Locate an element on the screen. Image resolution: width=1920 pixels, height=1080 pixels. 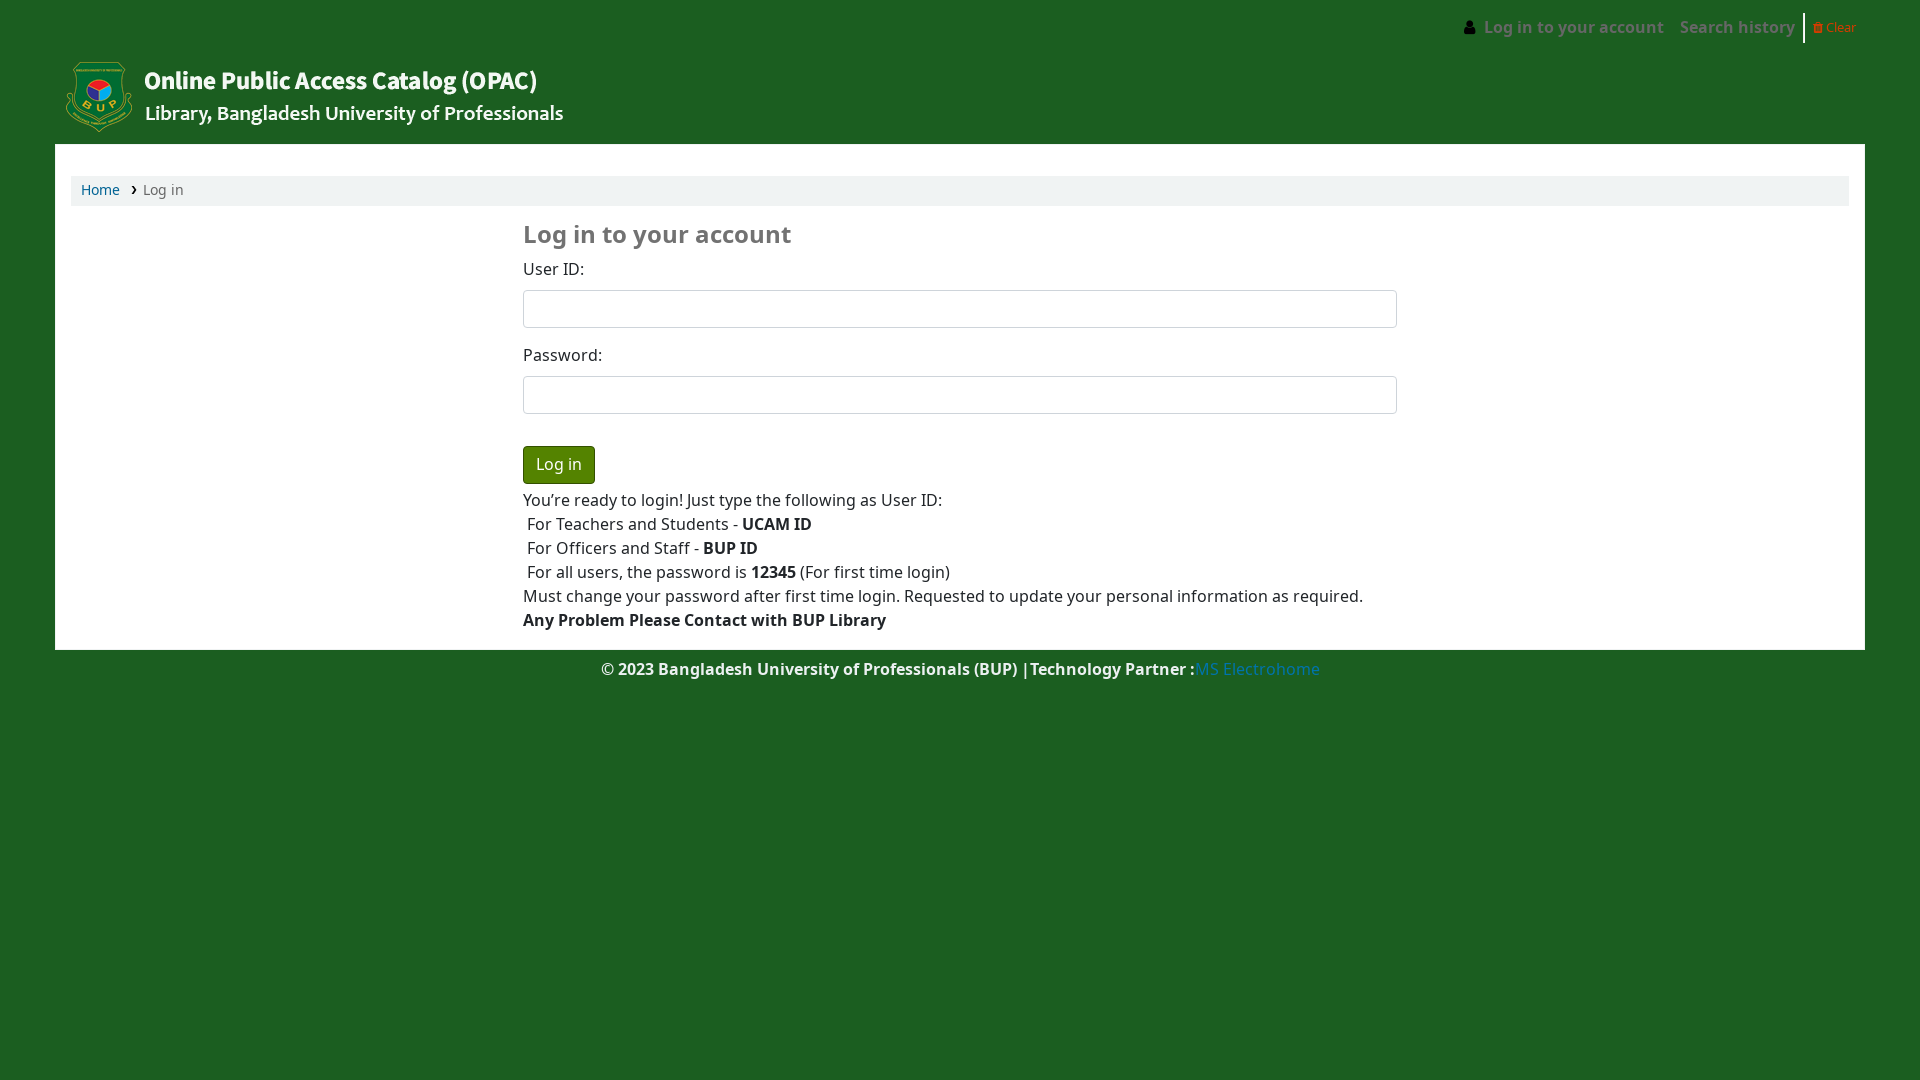
'Search history' is located at coordinates (1671, 27).